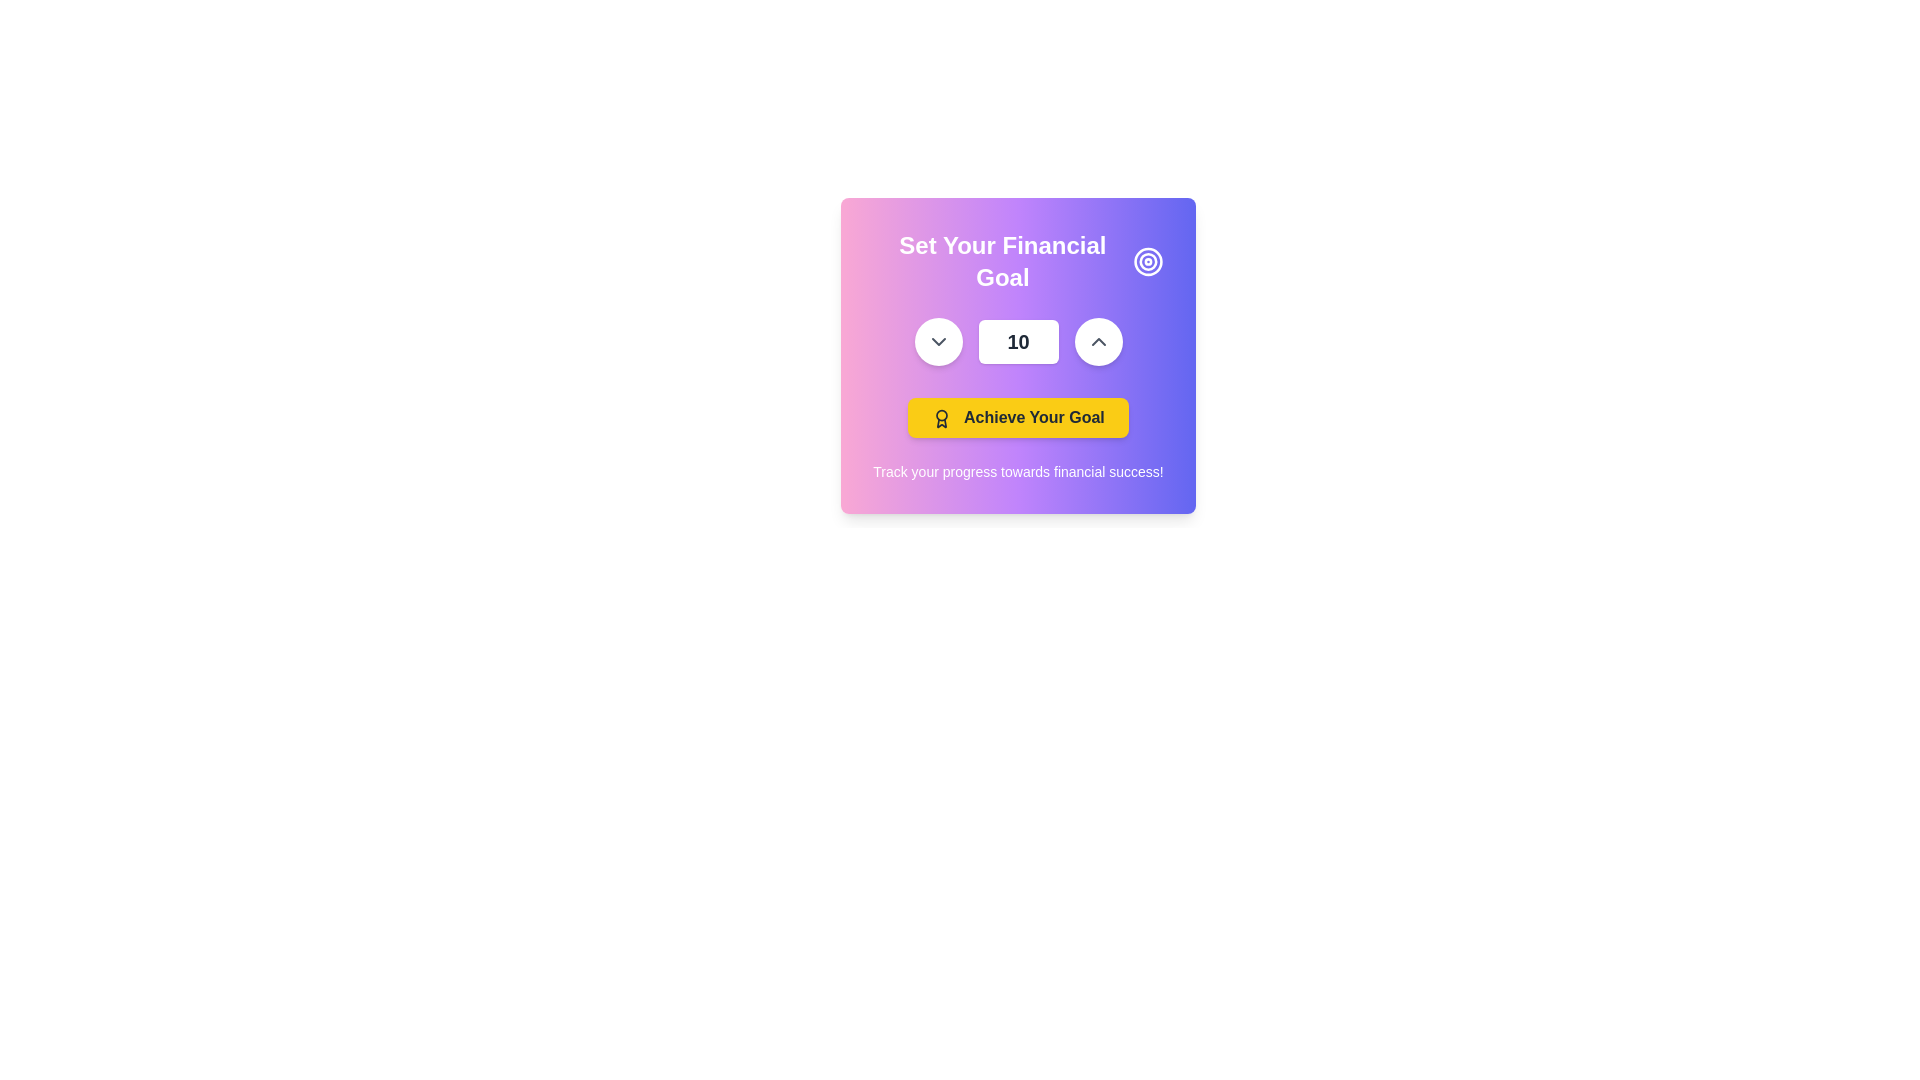 Image resolution: width=1920 pixels, height=1080 pixels. I want to click on the circular button with a white background and downwards chevron icon, so click(937, 341).